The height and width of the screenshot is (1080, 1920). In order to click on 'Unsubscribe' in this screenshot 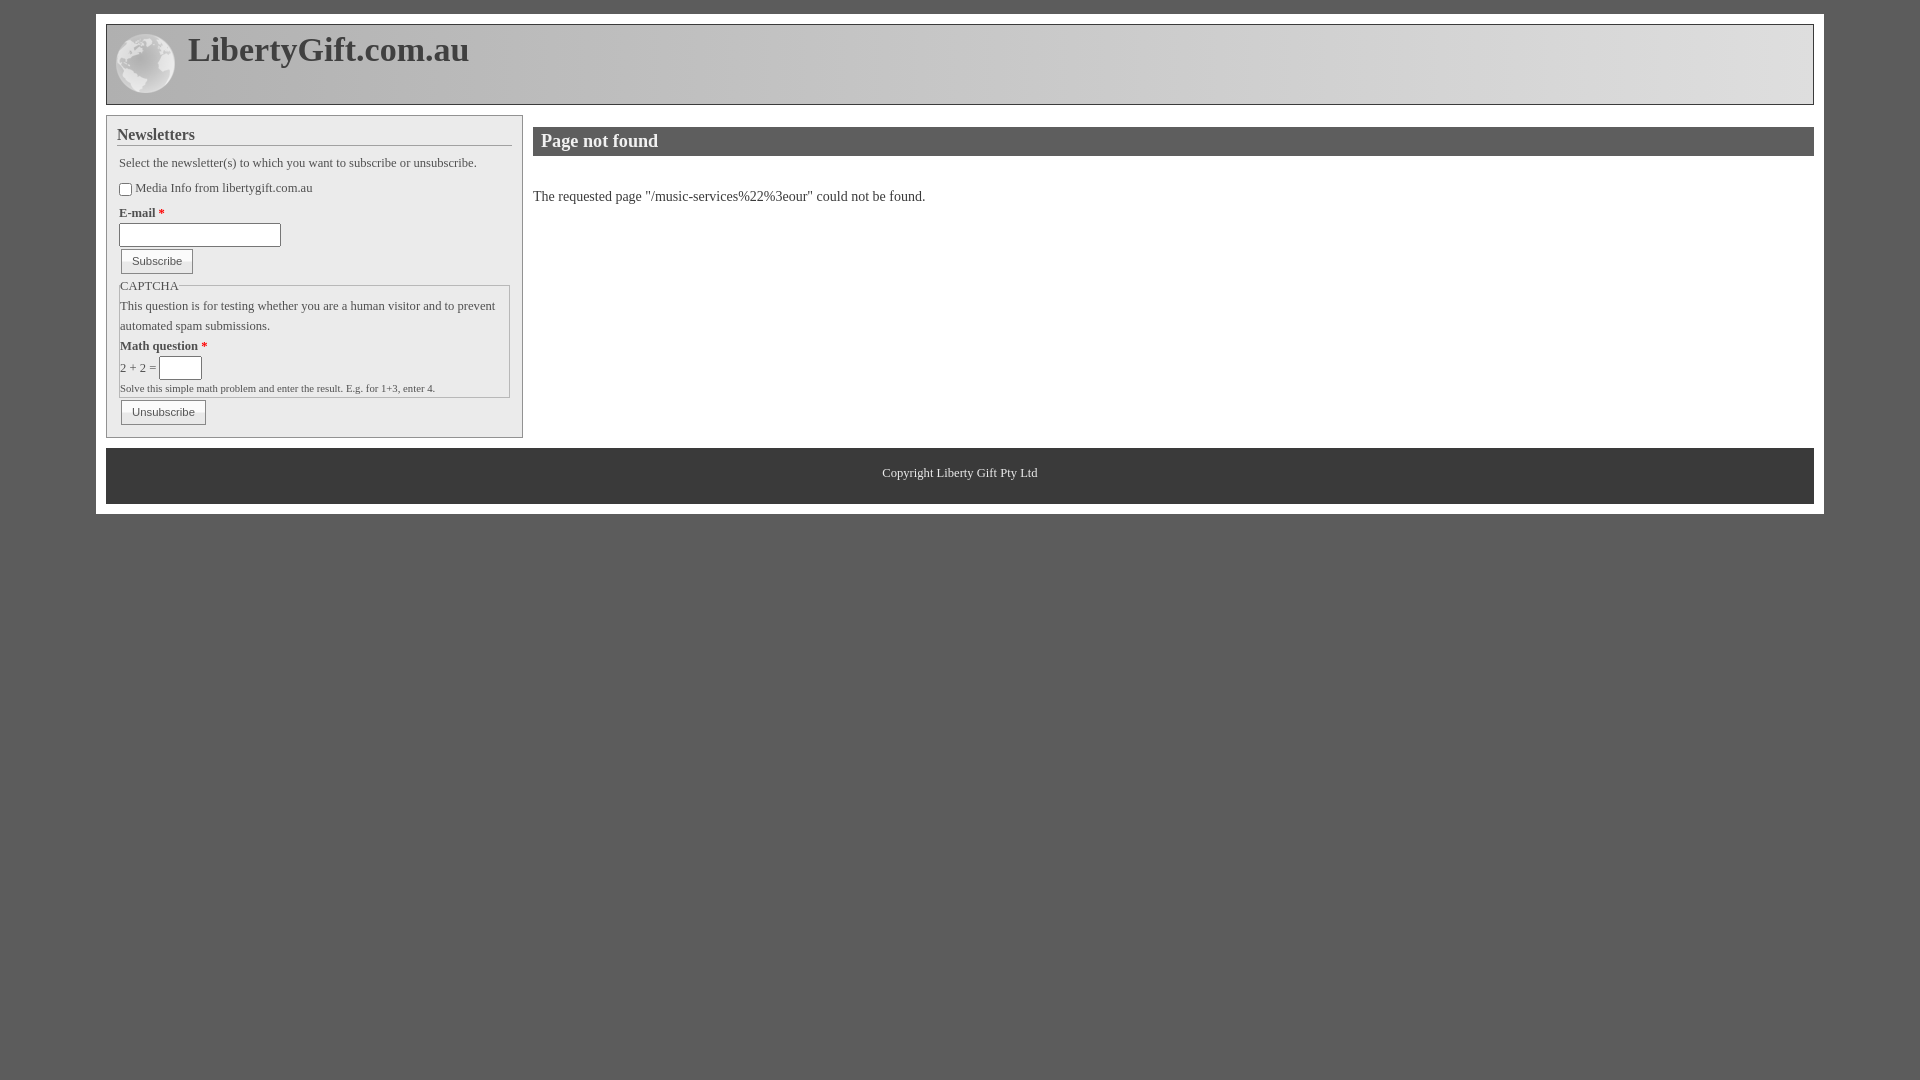, I will do `click(163, 411)`.